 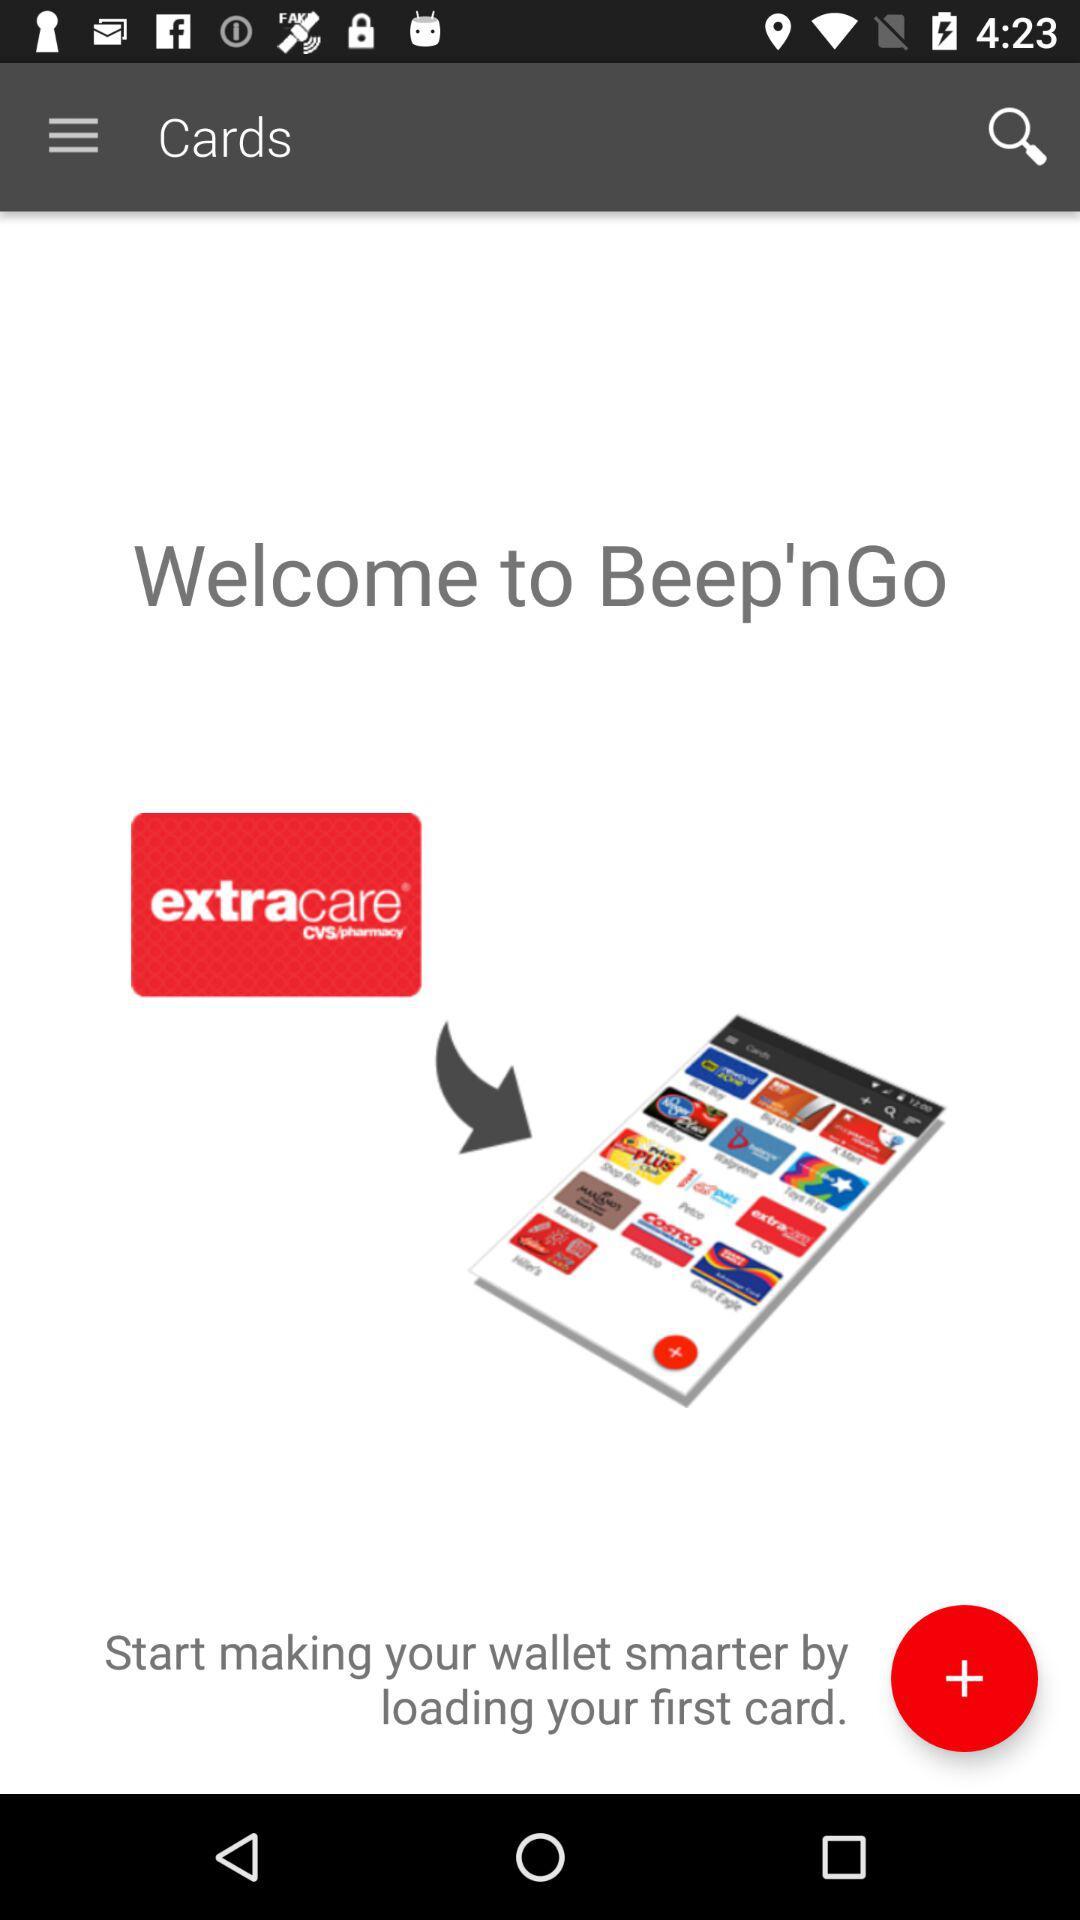 What do you see at coordinates (1017, 135) in the screenshot?
I see `the app next to the cards icon` at bounding box center [1017, 135].